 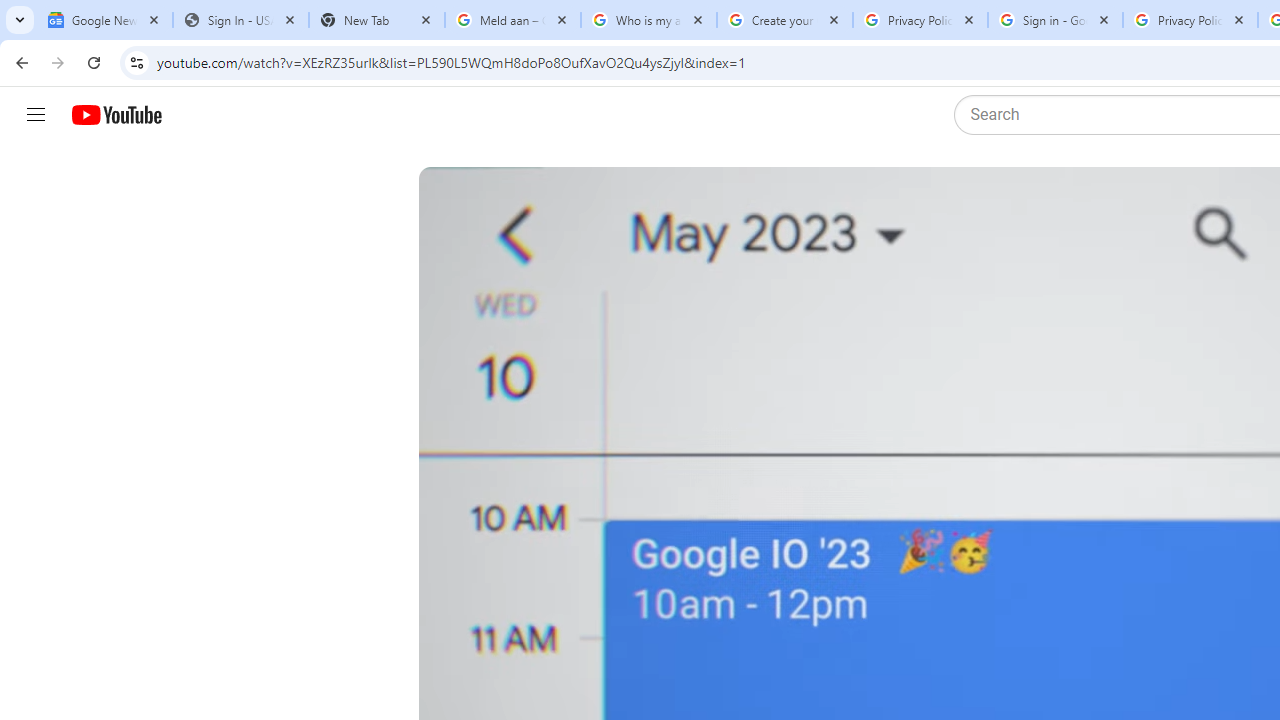 I want to click on 'Create your Google Account', so click(x=783, y=20).